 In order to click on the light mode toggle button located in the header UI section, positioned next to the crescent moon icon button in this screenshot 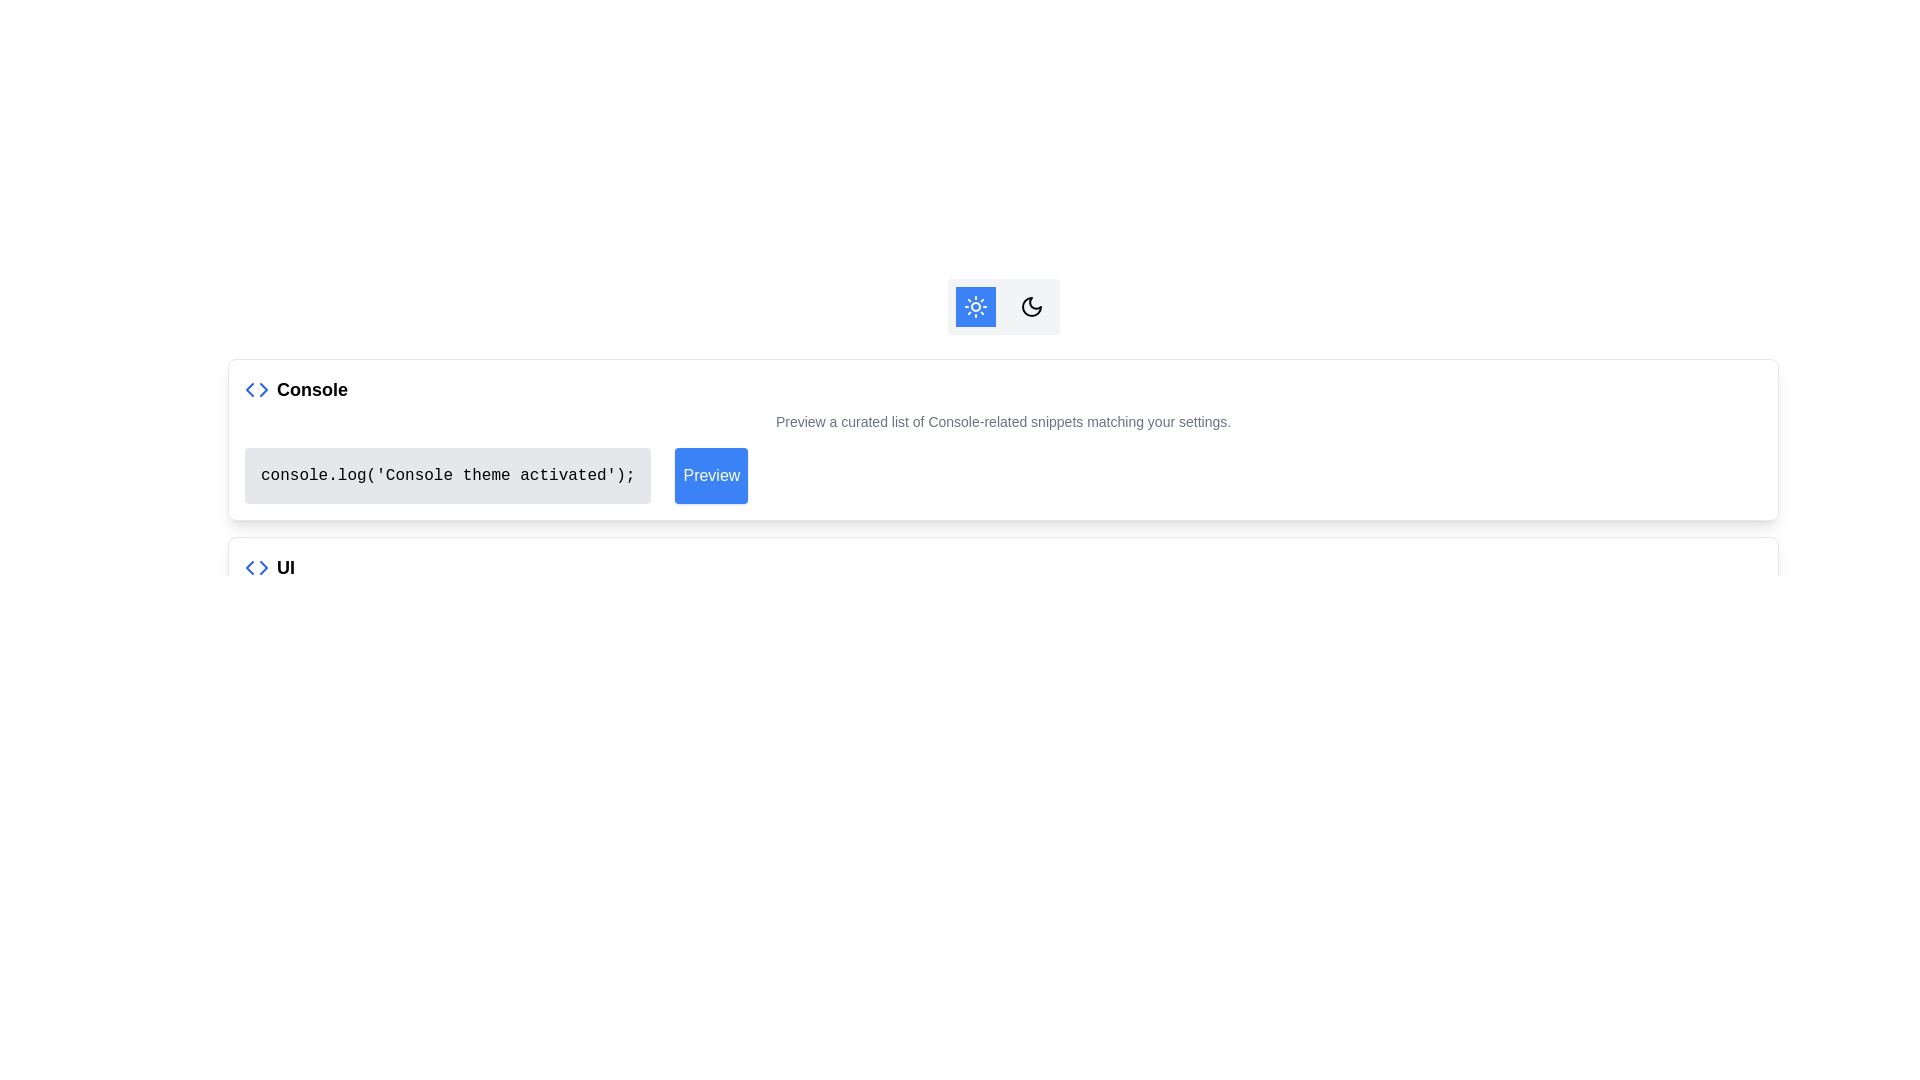, I will do `click(975, 307)`.